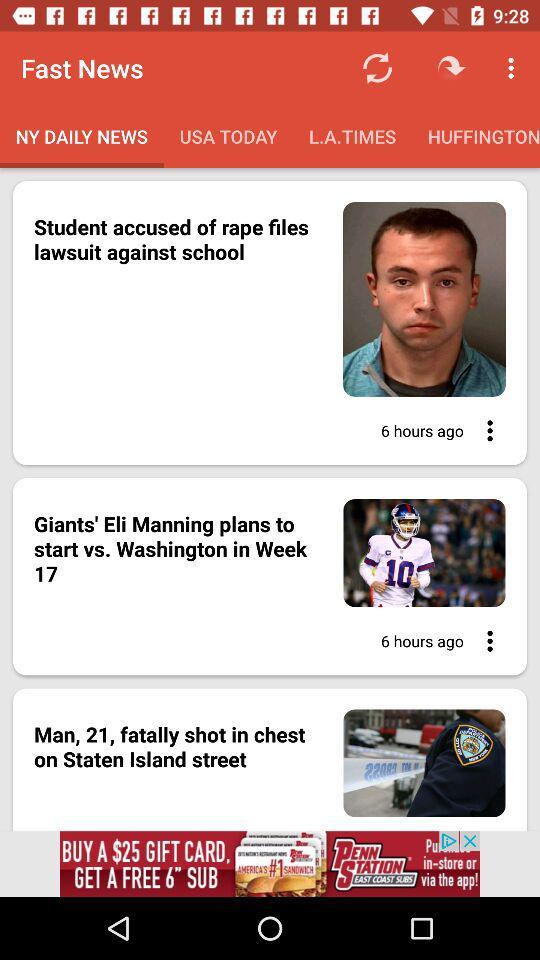 This screenshot has width=540, height=960. What do you see at coordinates (514, 68) in the screenshot?
I see `top right corner icon` at bounding box center [514, 68].